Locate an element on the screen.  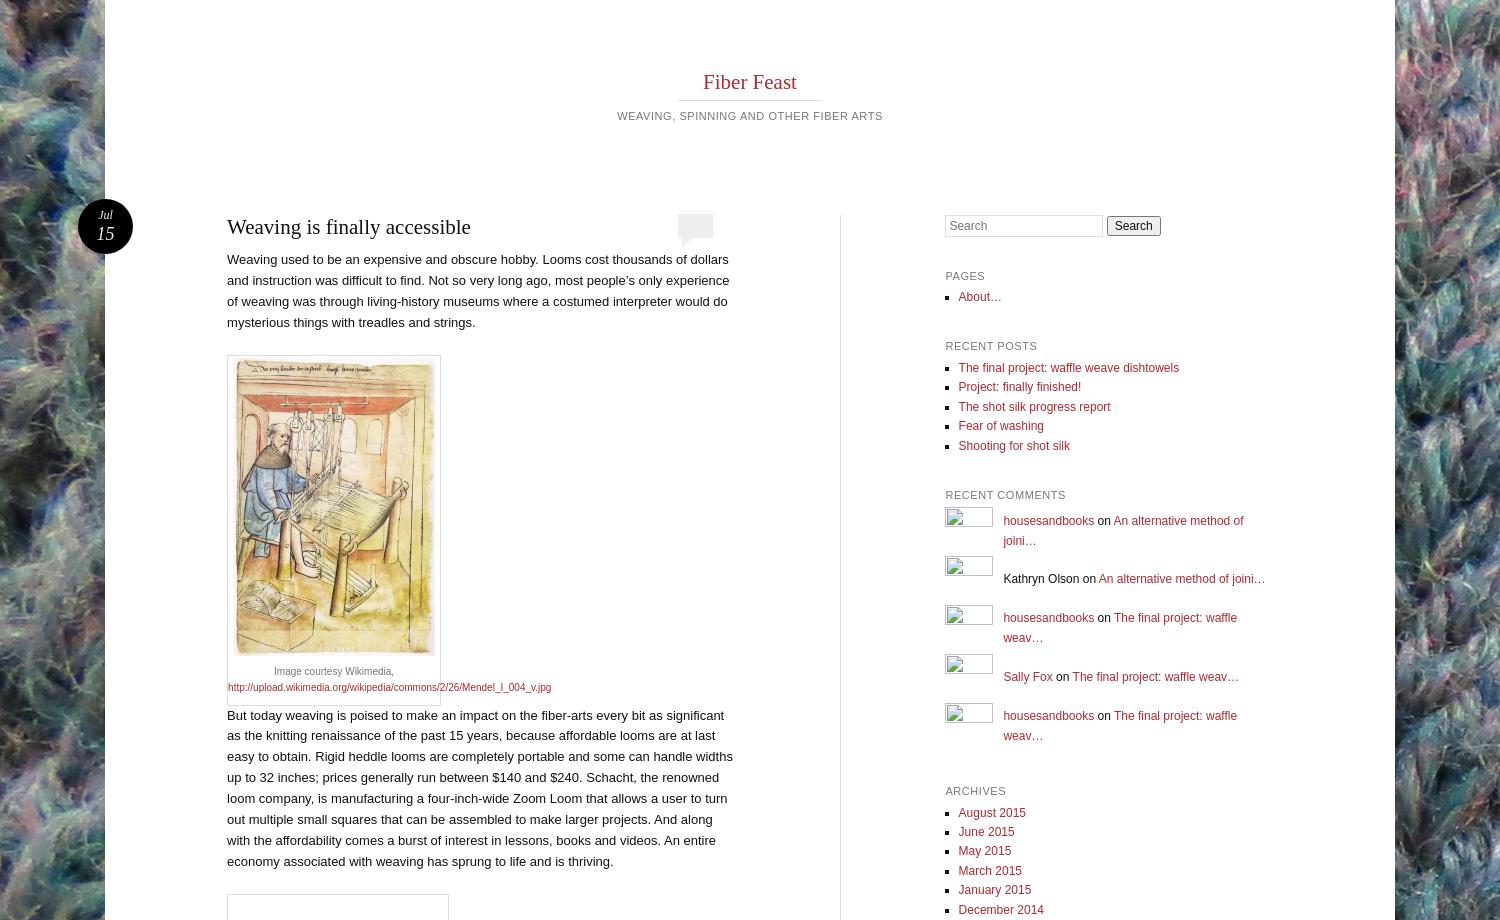
'Recent Comments' is located at coordinates (1005, 494).